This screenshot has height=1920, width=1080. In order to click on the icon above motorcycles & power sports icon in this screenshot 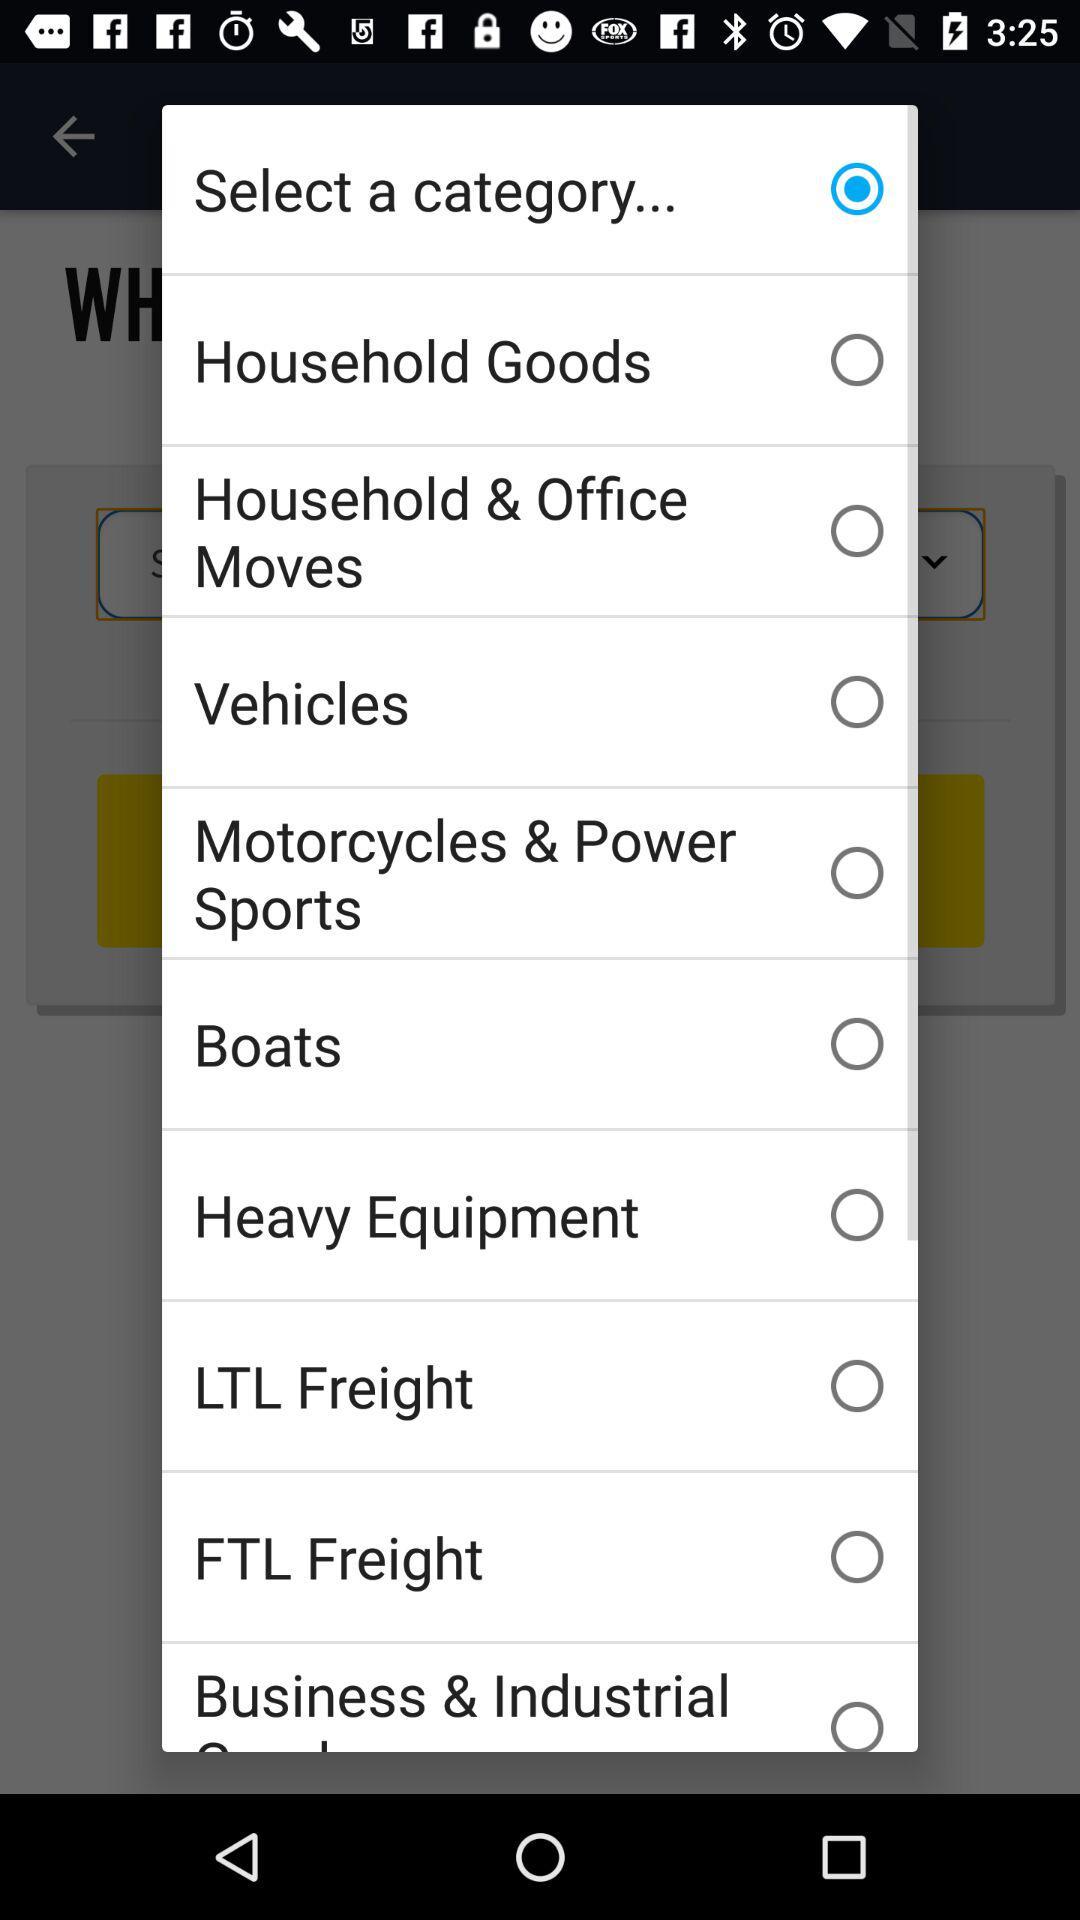, I will do `click(540, 701)`.